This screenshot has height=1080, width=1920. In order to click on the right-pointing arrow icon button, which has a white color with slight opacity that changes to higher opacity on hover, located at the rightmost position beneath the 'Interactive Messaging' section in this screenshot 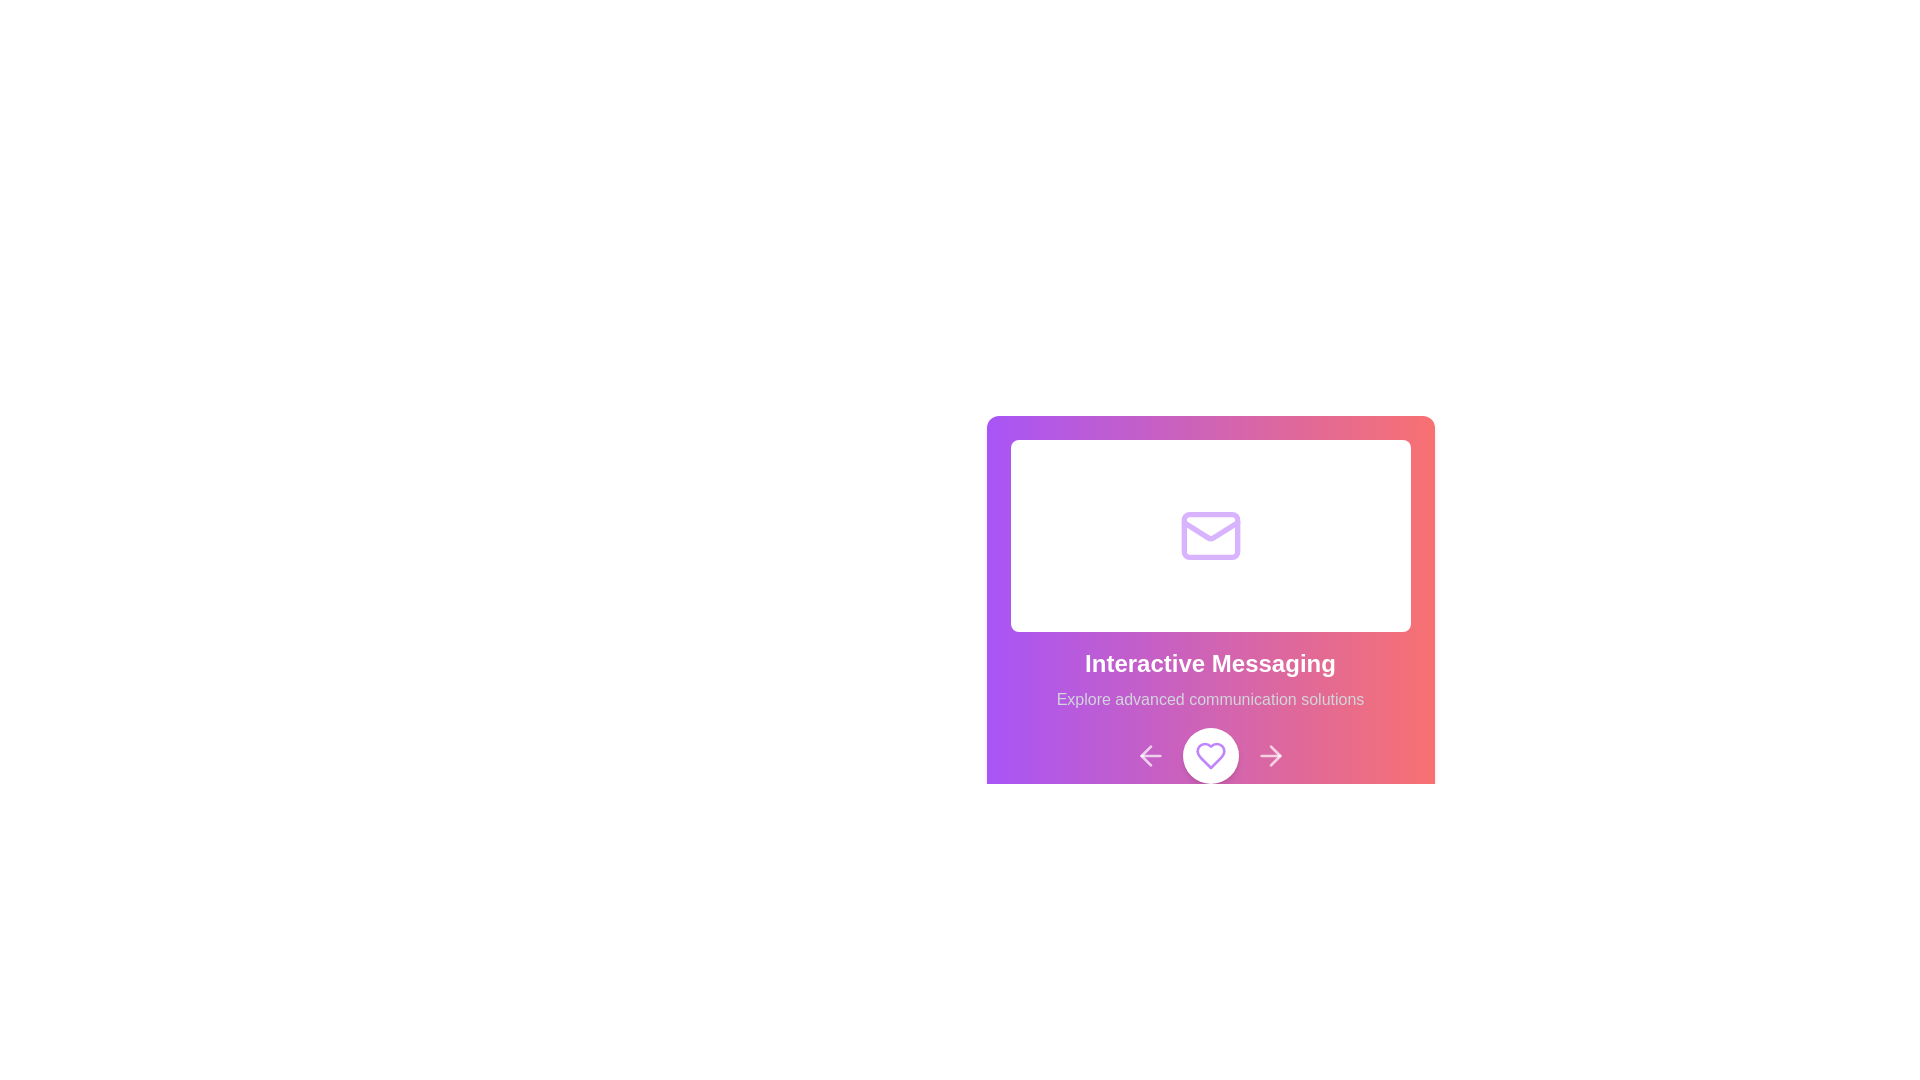, I will do `click(1269, 756)`.